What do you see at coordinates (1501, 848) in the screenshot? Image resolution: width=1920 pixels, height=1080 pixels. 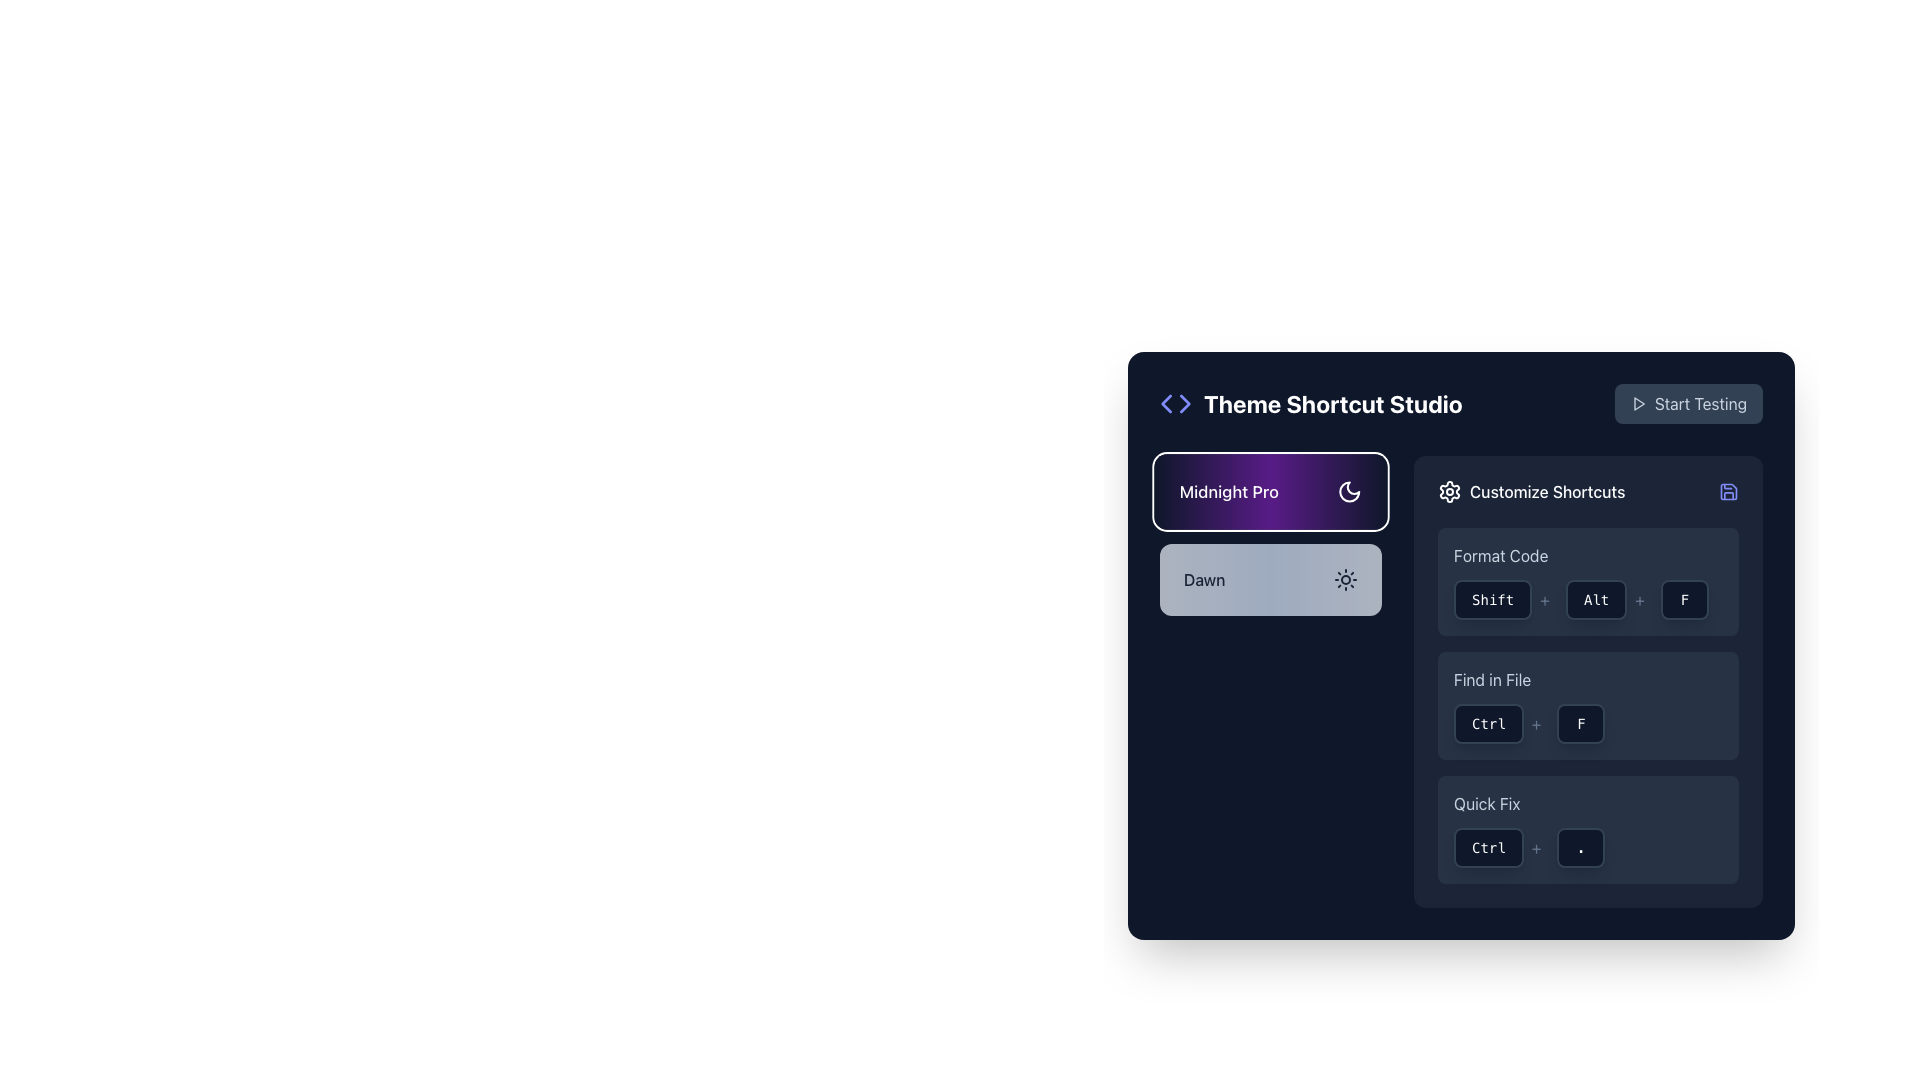 I see `the 'Ctrl' key button, which is styled to represent a key on a keyboard and is located in the lower-right section of the interface within the 'Quick Fix' group` at bounding box center [1501, 848].